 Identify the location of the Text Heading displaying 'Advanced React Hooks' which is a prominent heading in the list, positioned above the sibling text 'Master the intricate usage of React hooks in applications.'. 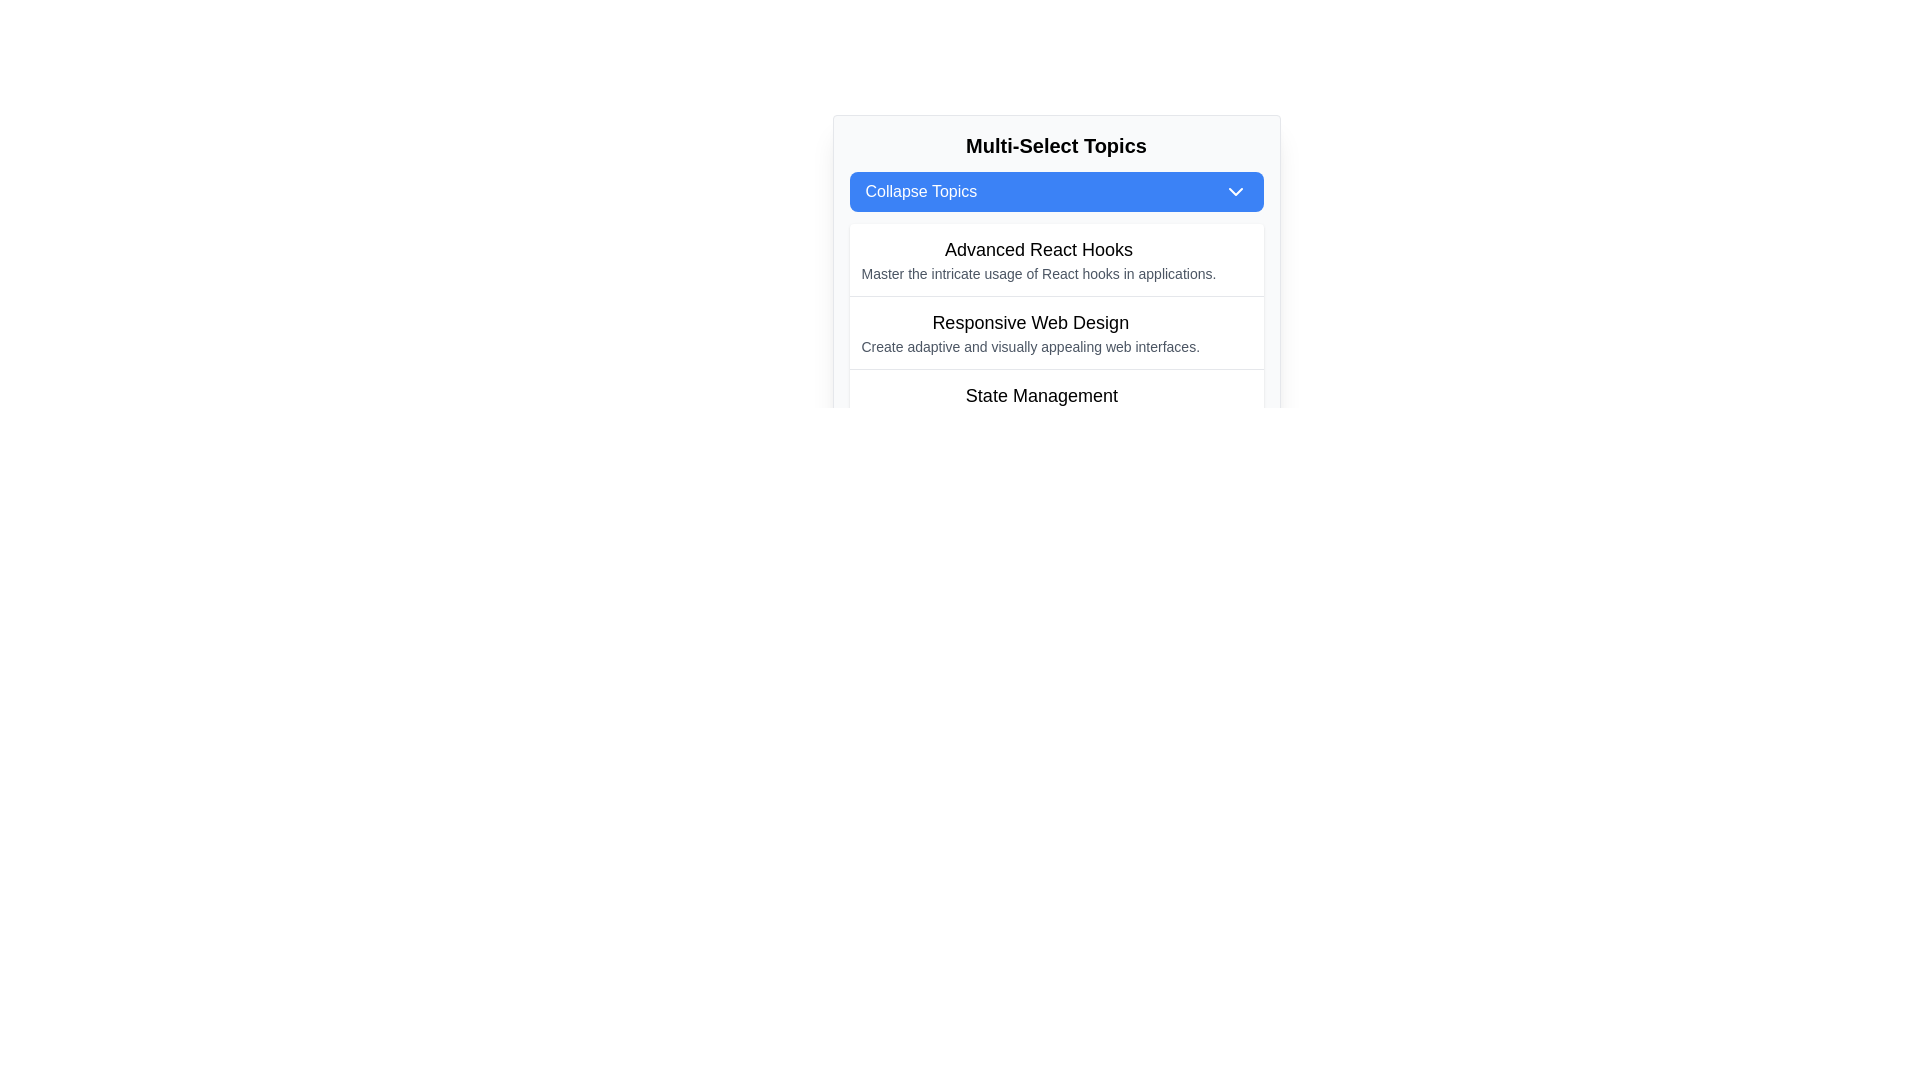
(1038, 249).